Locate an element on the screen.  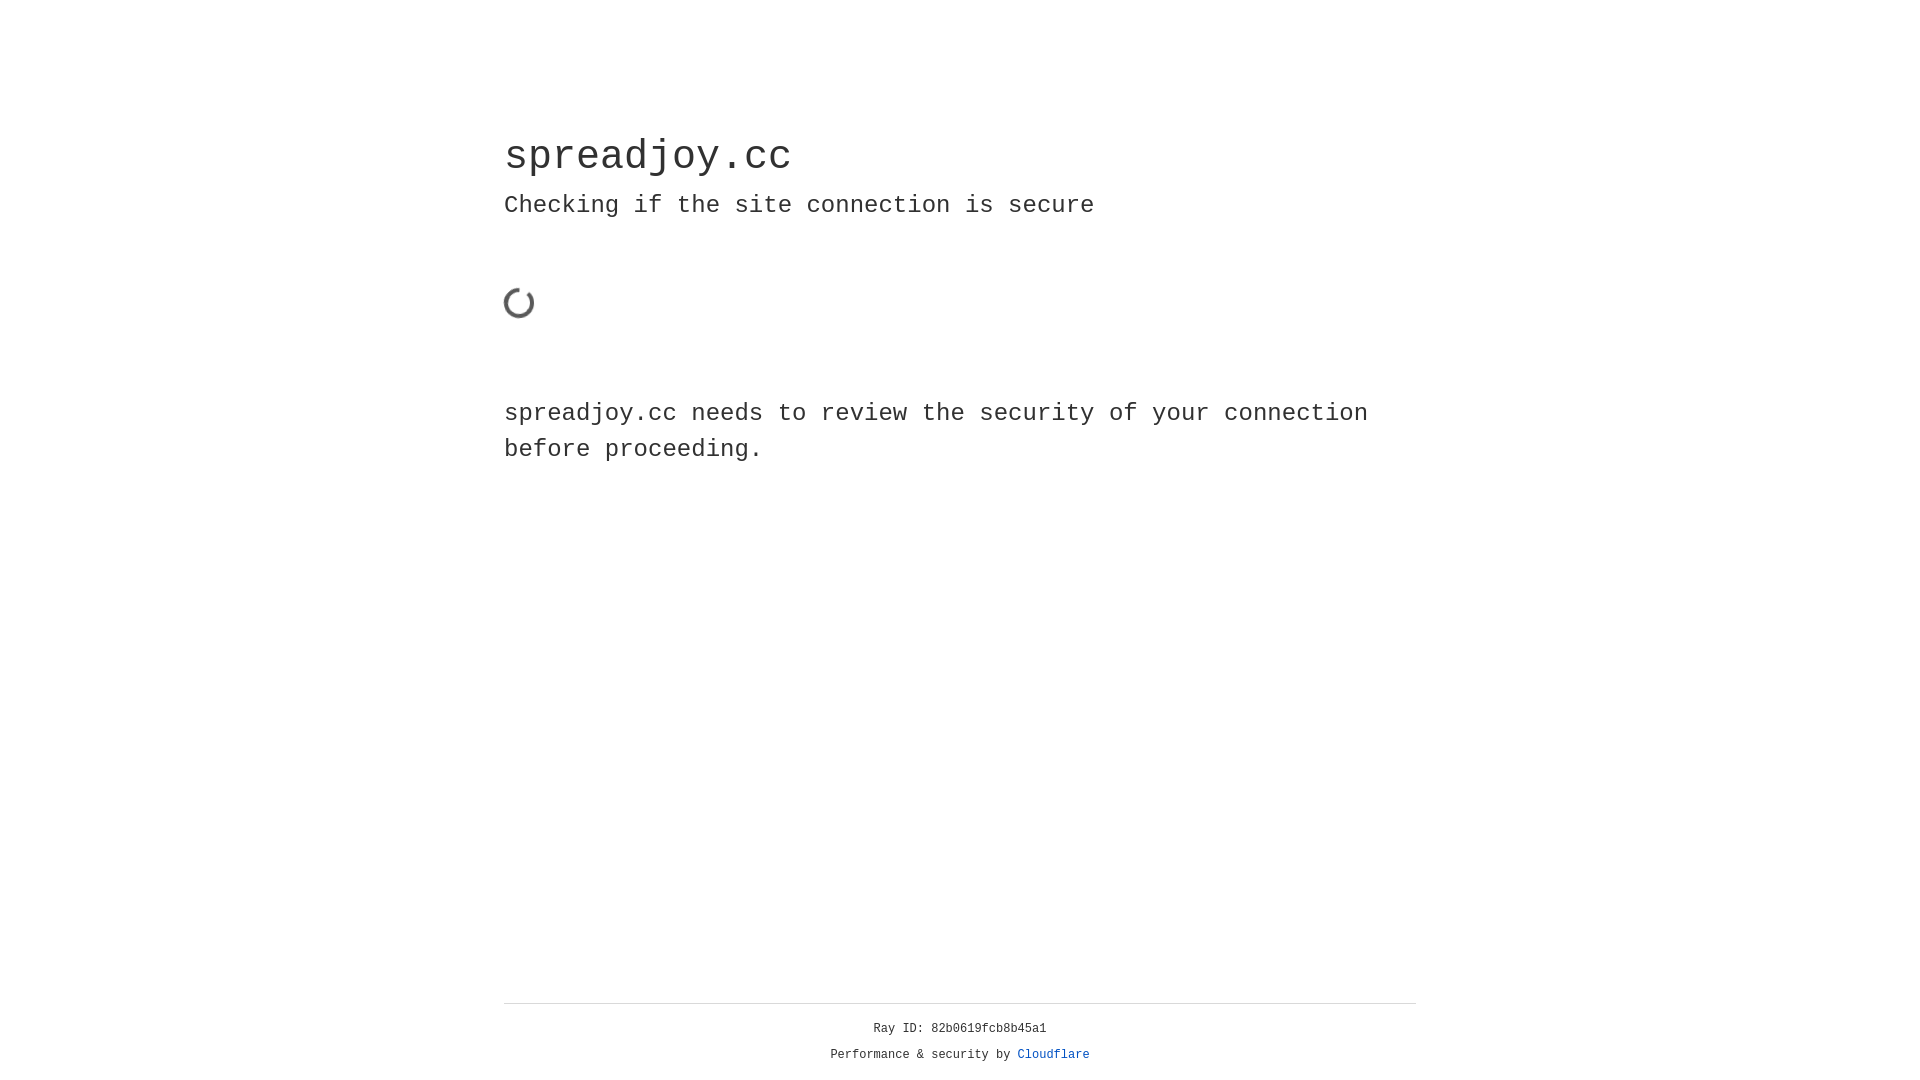
'Cloudflare' is located at coordinates (1017, 1054).